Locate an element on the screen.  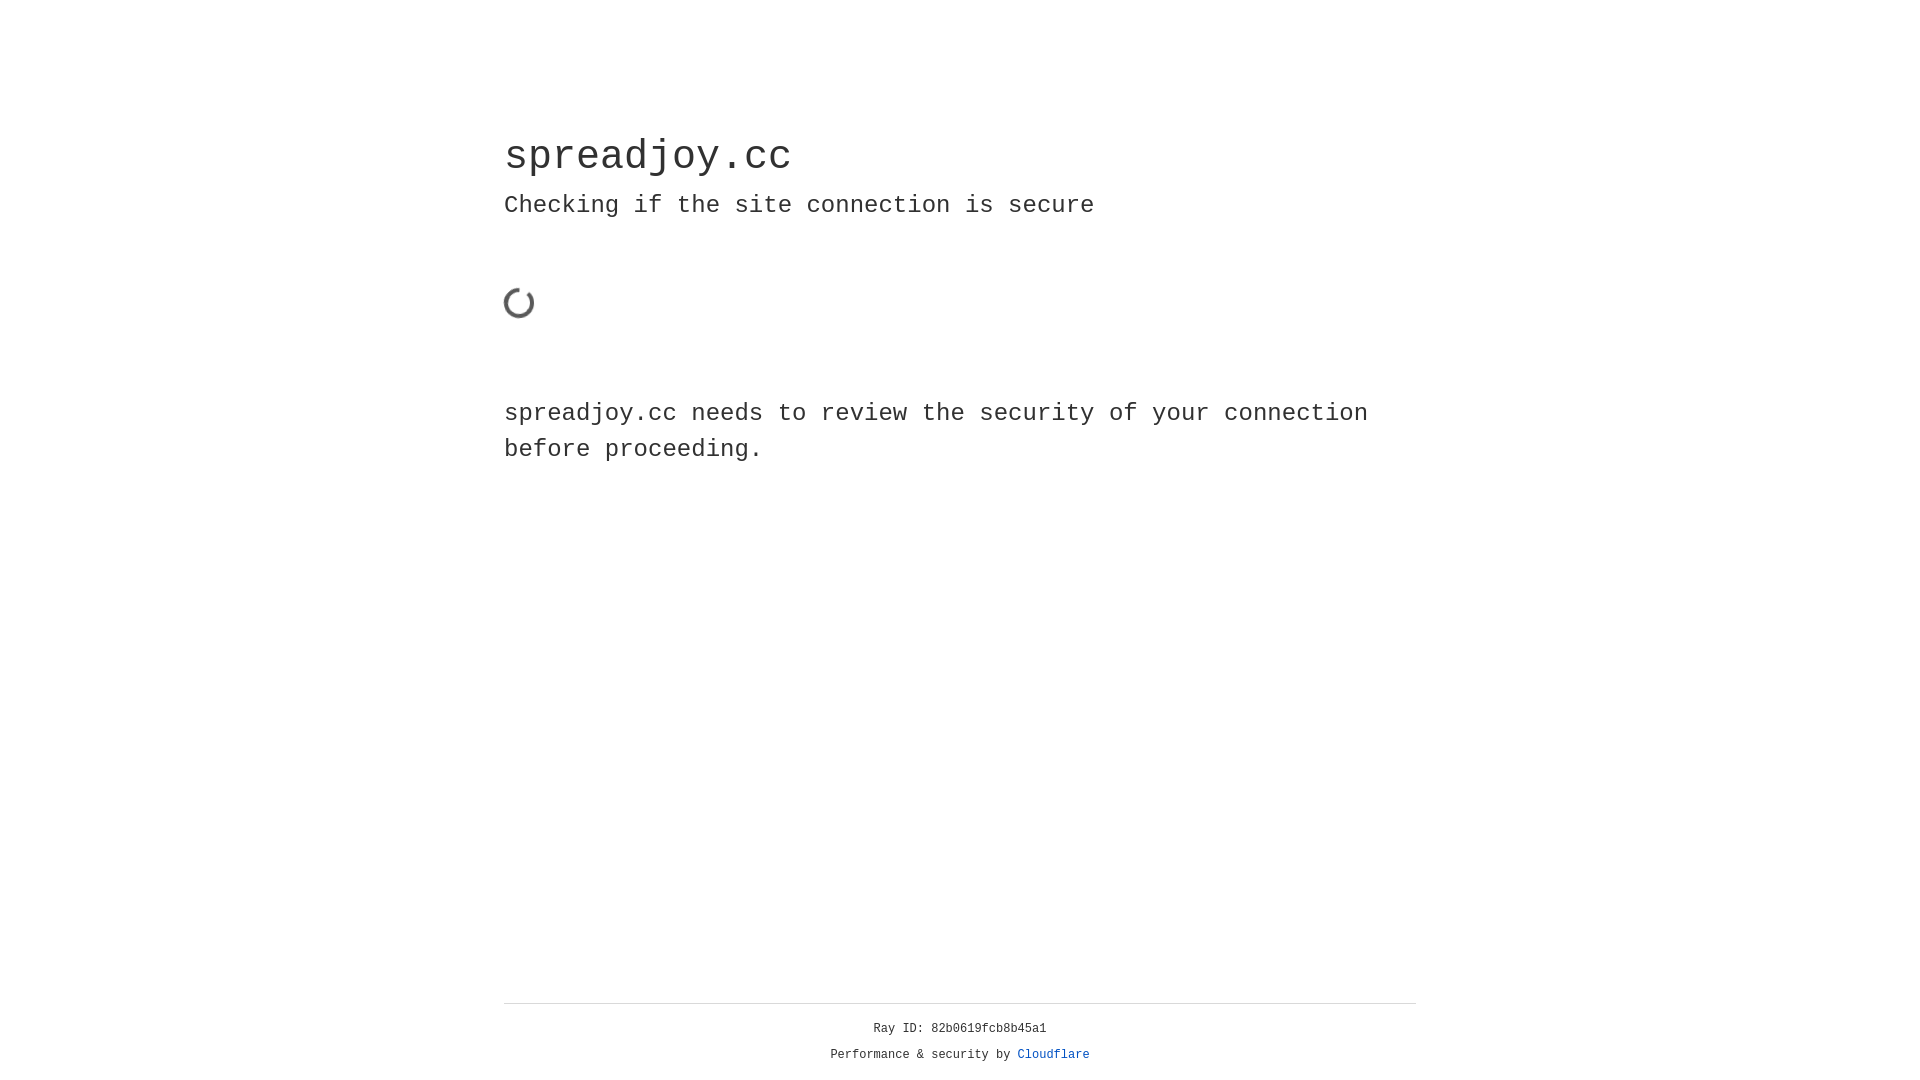
'Cloudflare' is located at coordinates (1017, 1054).